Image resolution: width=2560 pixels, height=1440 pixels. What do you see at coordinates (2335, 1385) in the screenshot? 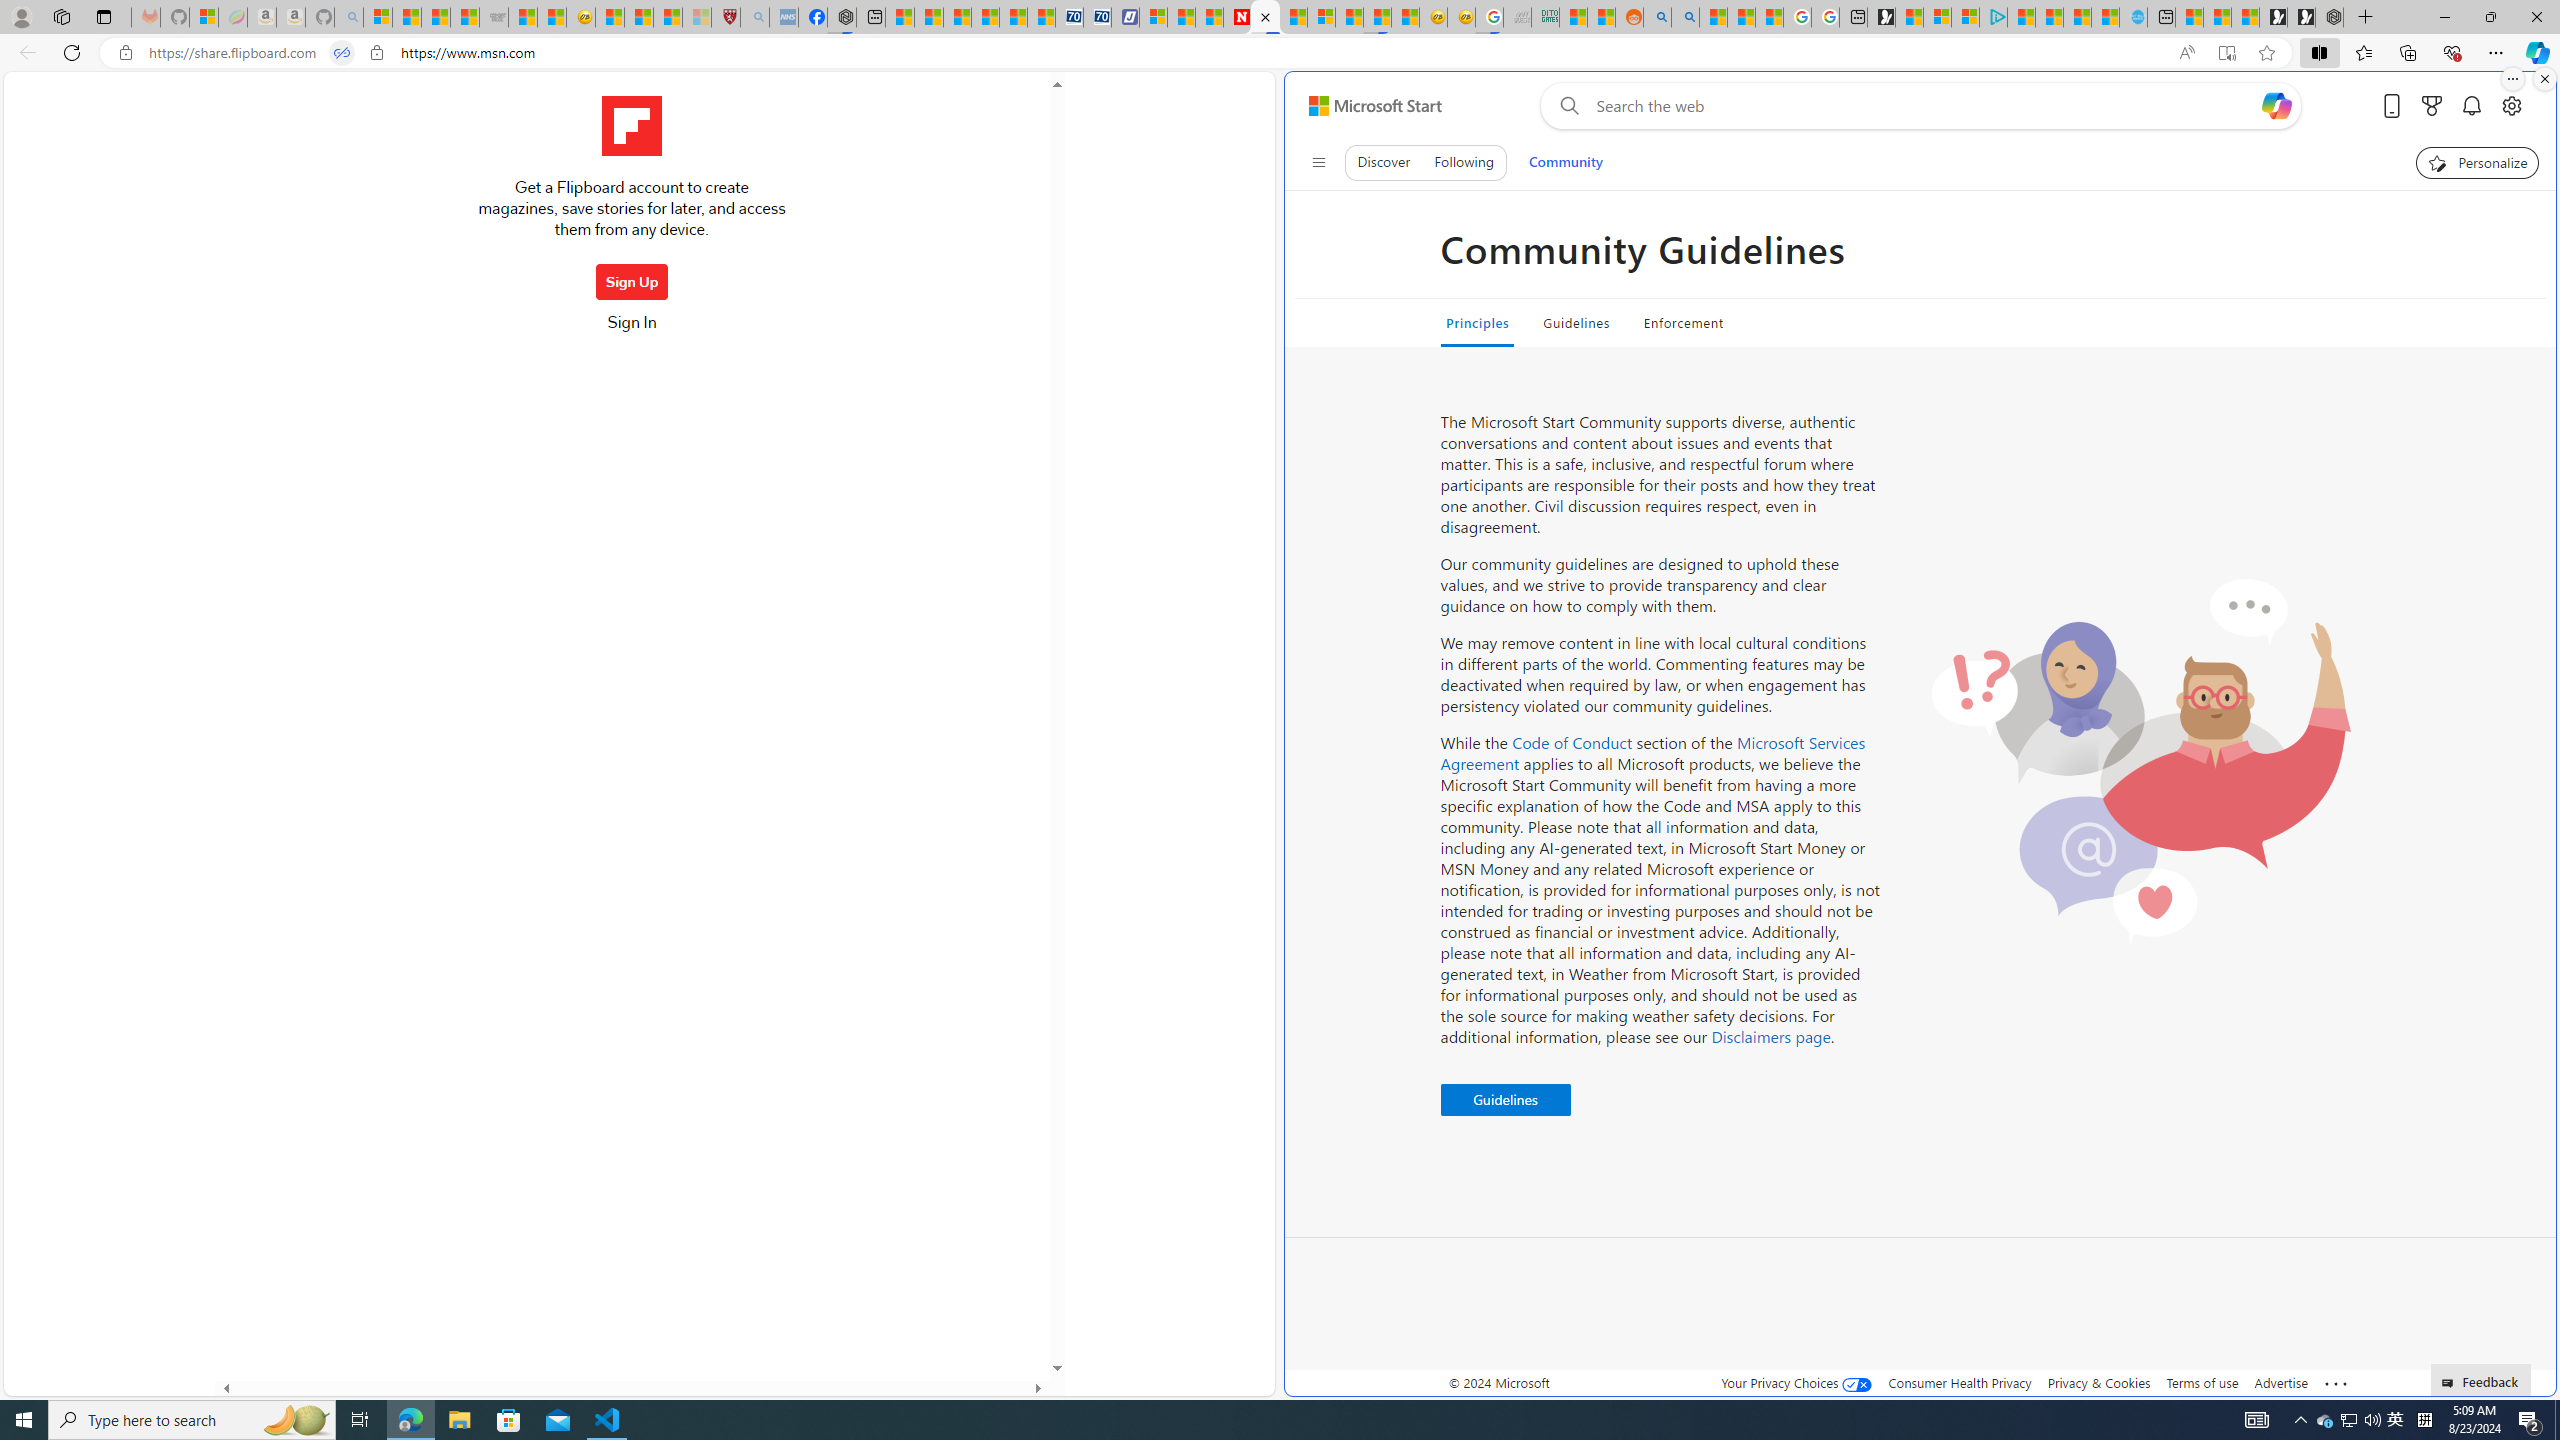
I see `'See more'` at bounding box center [2335, 1385].